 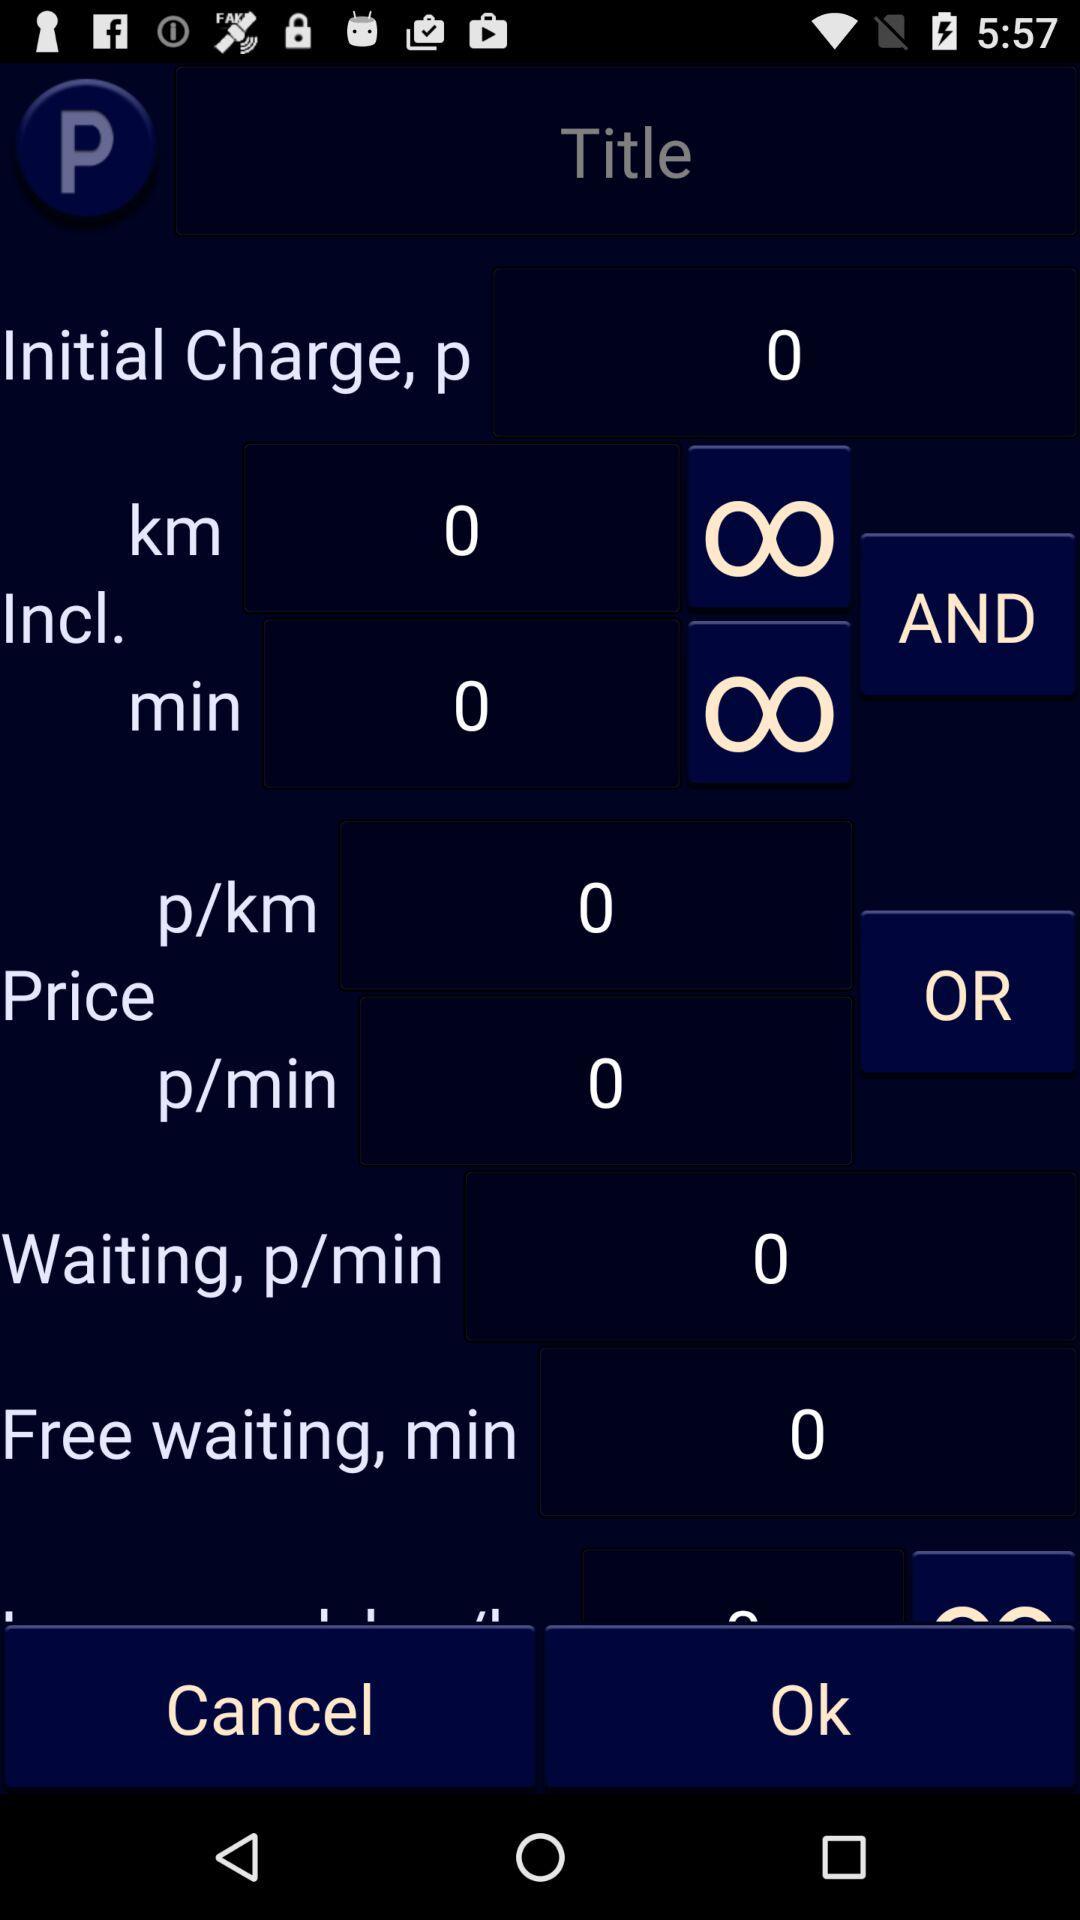 I want to click on the option which says title, so click(x=625, y=149).